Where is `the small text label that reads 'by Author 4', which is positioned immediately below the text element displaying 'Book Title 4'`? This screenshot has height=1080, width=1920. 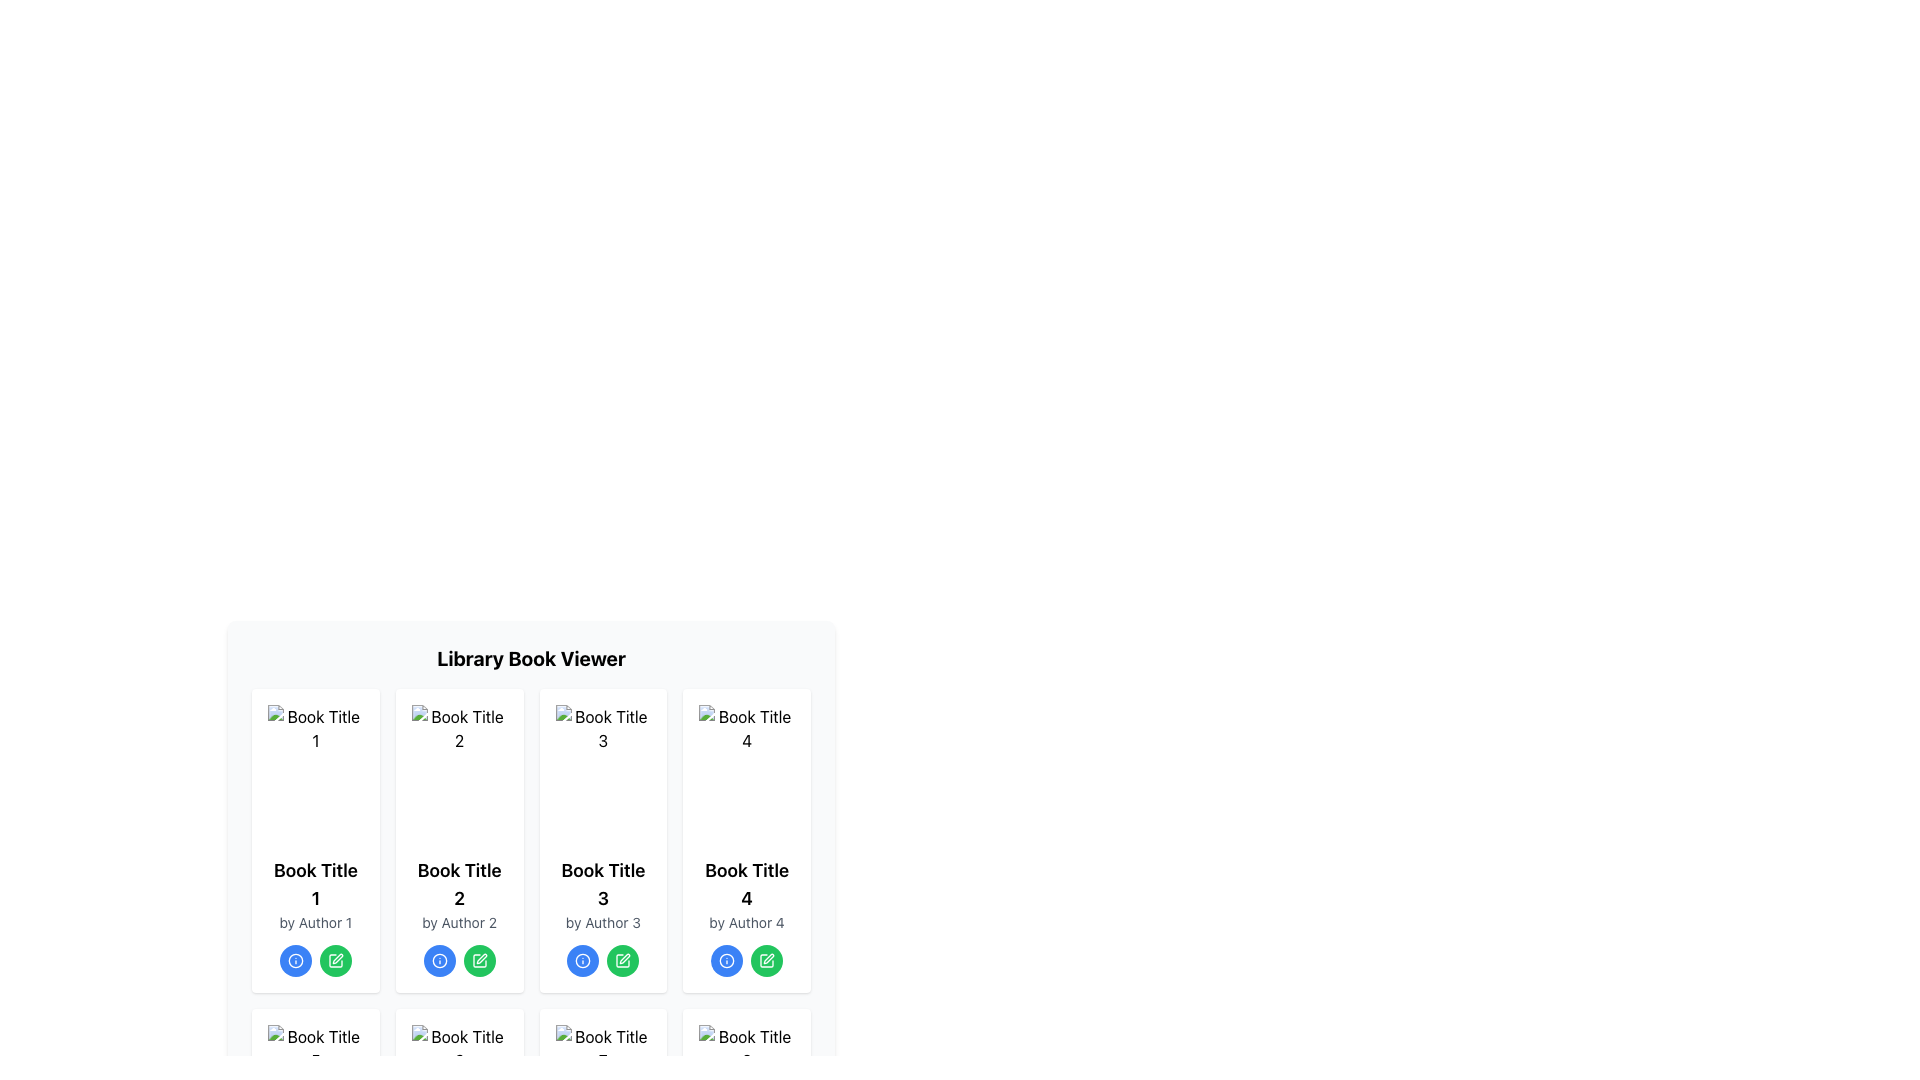
the small text label that reads 'by Author 4', which is positioned immediately below the text element displaying 'Book Title 4' is located at coordinates (746, 922).